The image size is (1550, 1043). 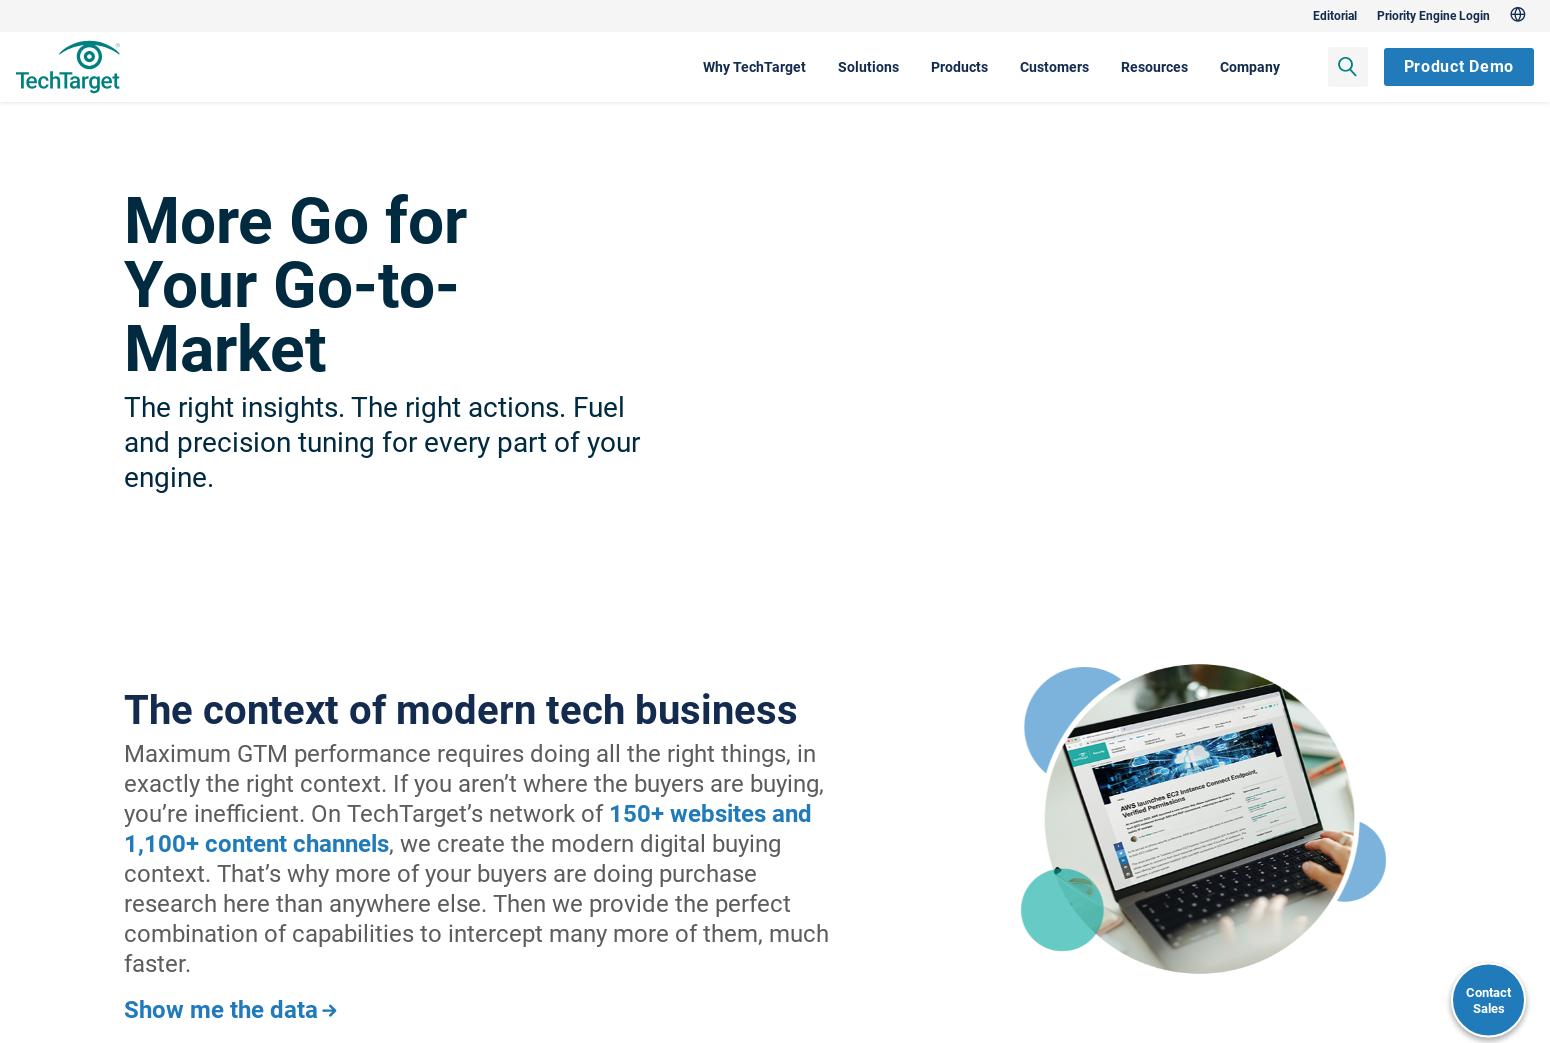 I want to click on 'Priority Engine Login', so click(x=1325, y=14).